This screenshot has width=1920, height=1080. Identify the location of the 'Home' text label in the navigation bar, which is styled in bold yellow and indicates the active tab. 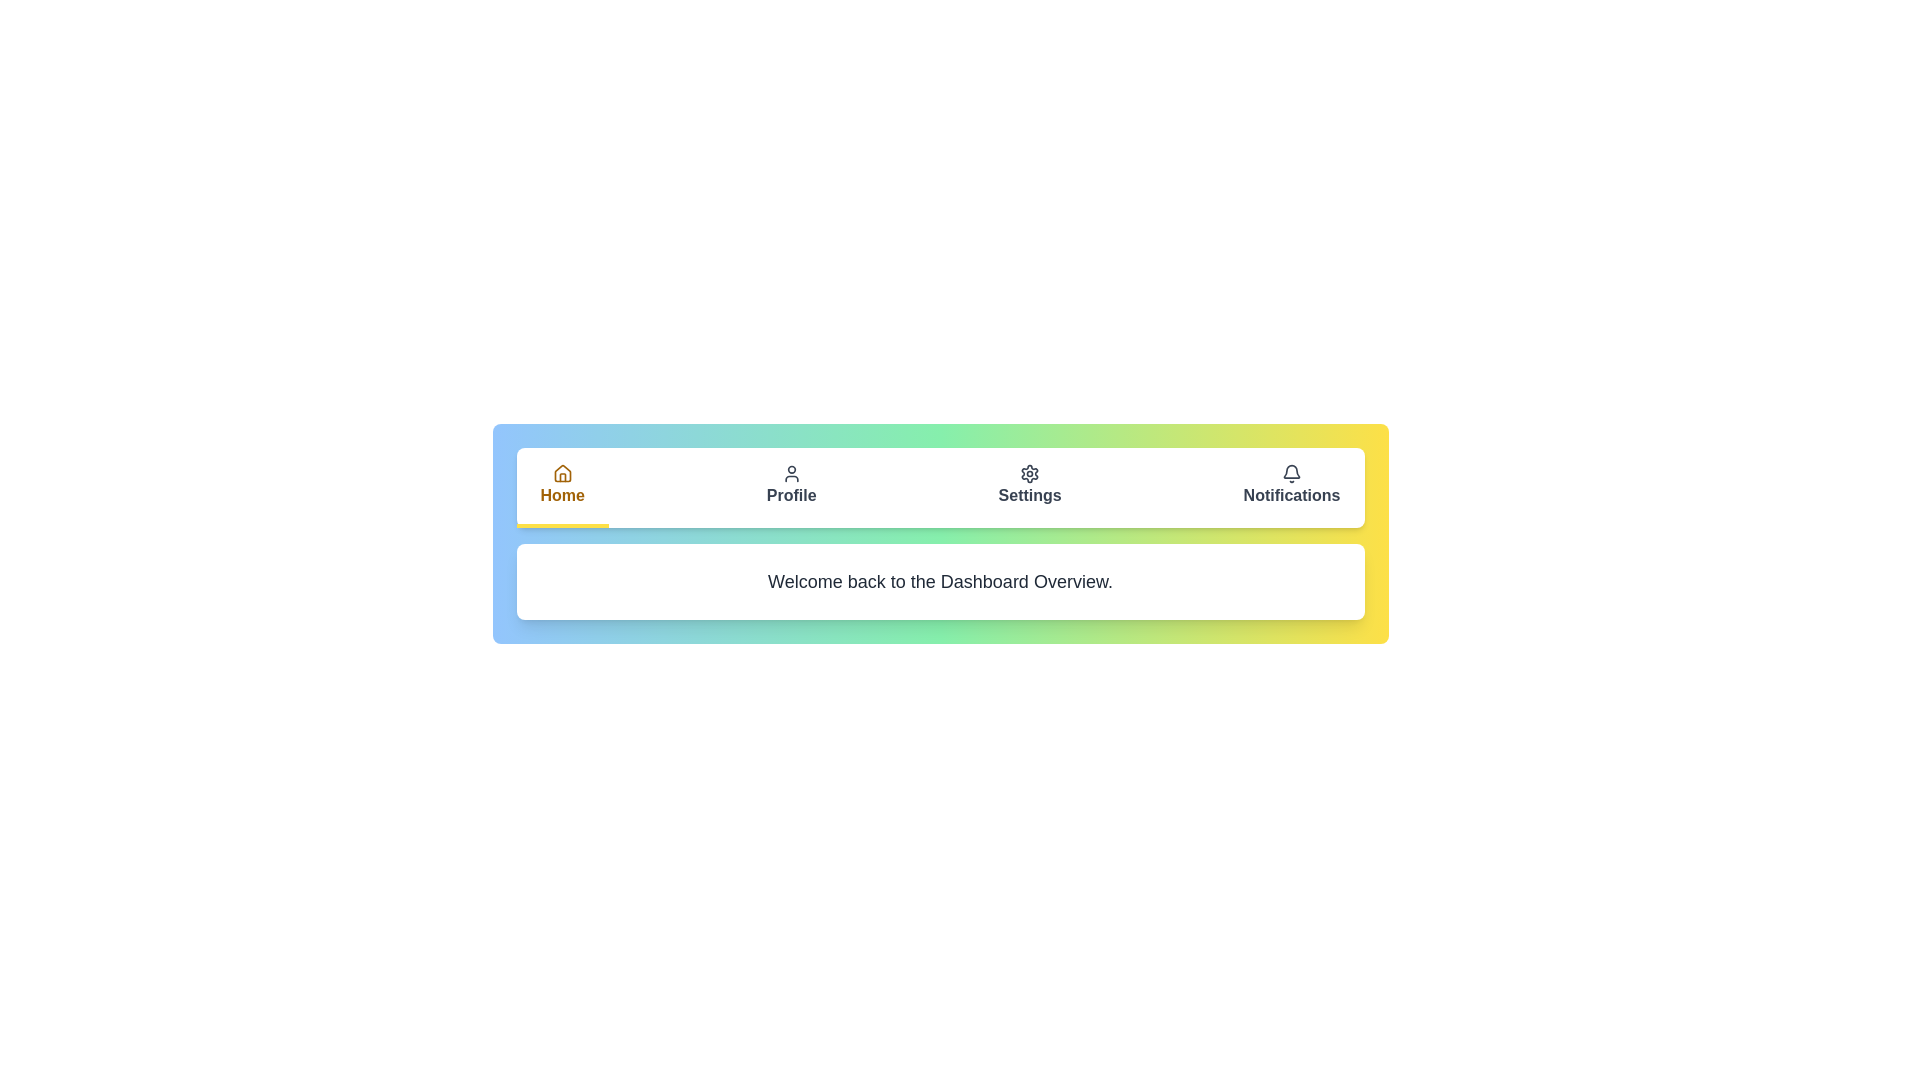
(561, 495).